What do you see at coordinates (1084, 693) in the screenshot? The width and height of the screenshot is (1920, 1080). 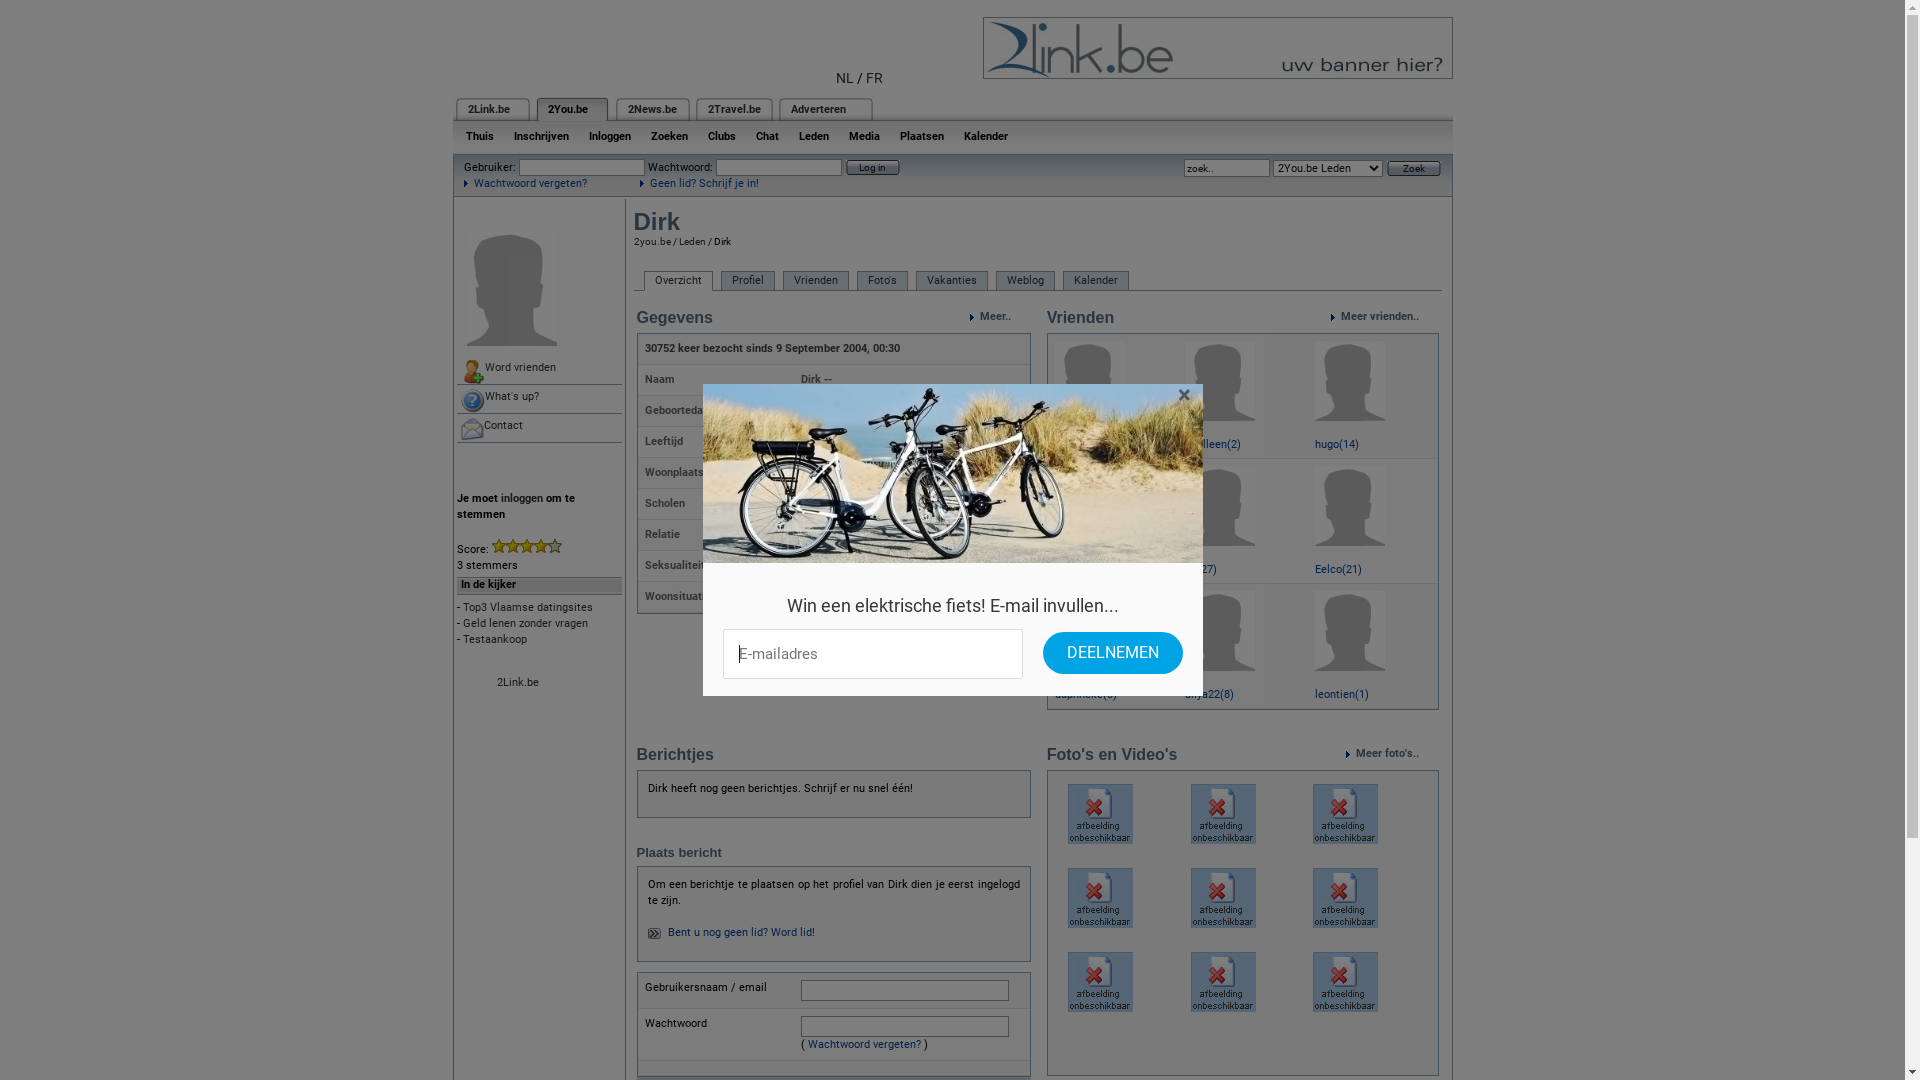 I see `'daphneke(8)'` at bounding box center [1084, 693].